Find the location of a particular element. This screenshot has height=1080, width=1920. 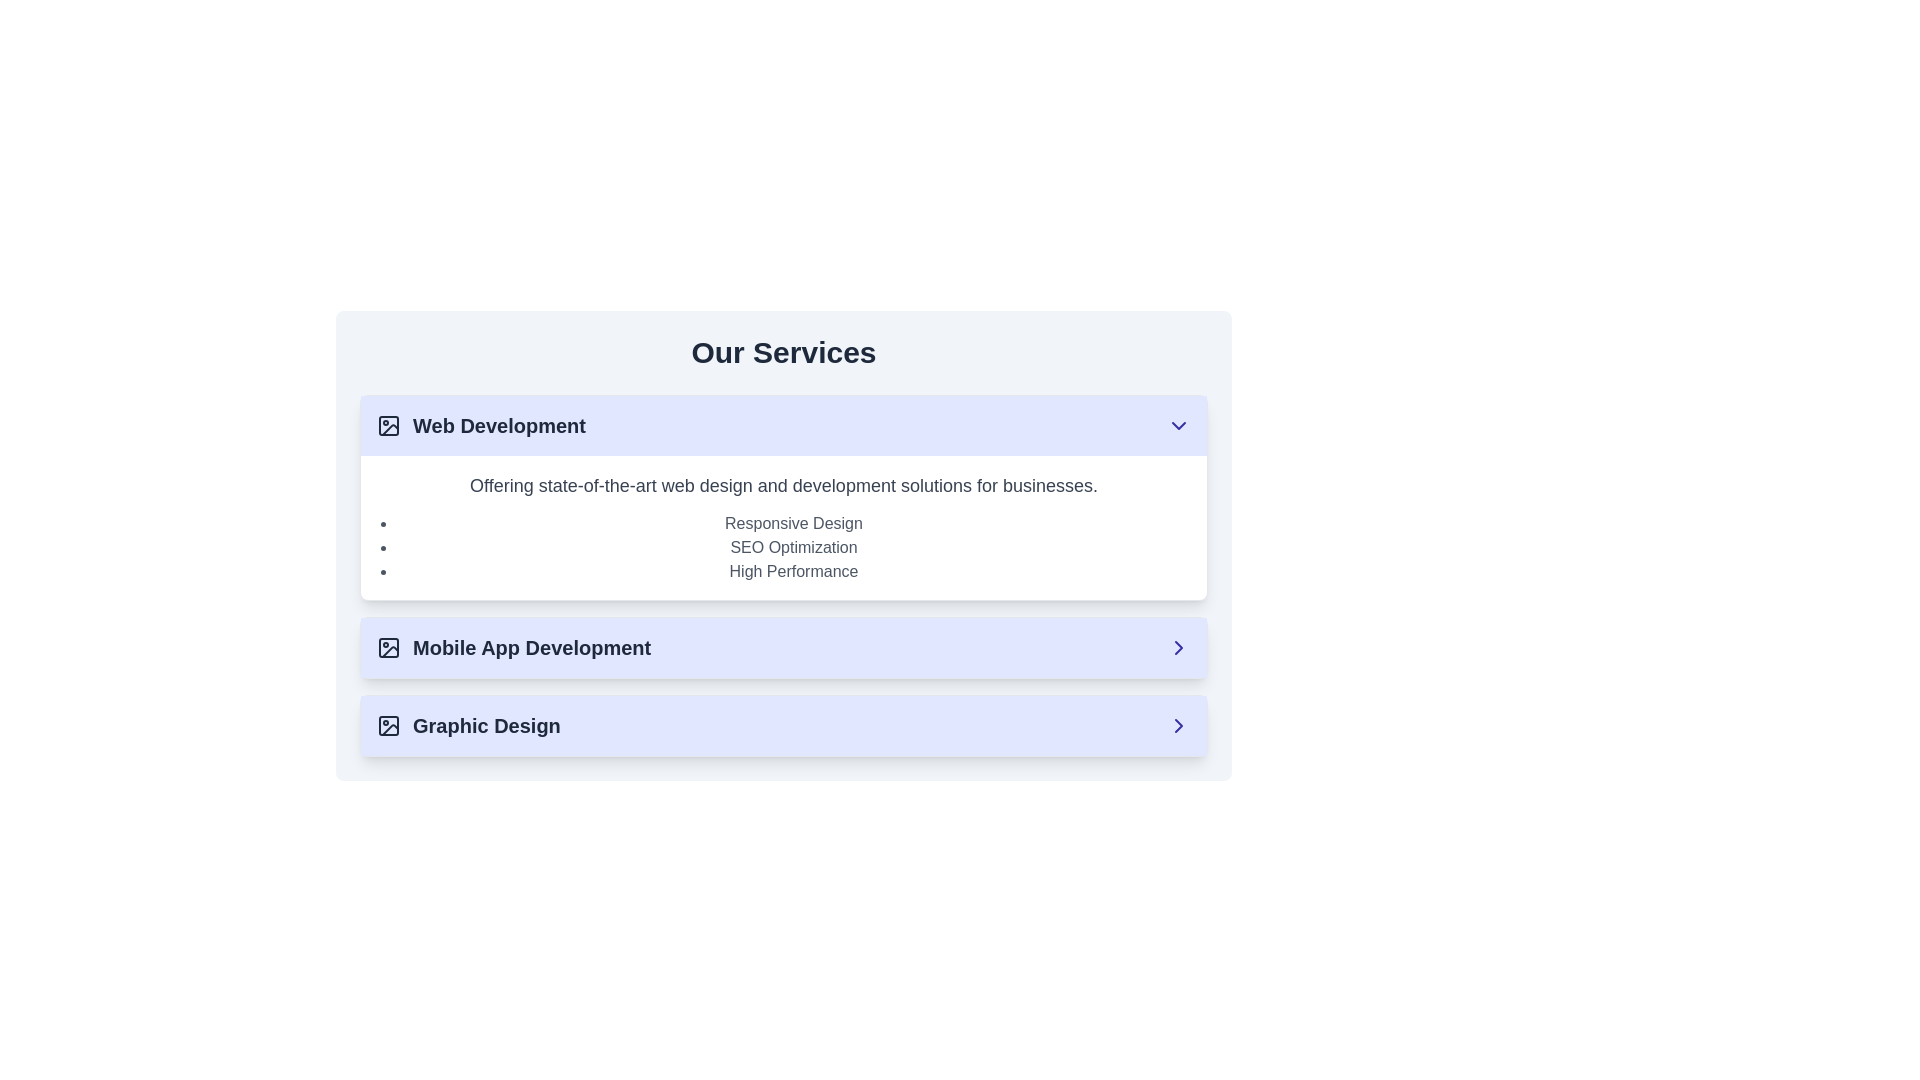

the text element that states 'Offering state-of-the-art web design and development solutions for businesses.' located at the top of the 'Web Development' expandable panel is located at coordinates (782, 486).